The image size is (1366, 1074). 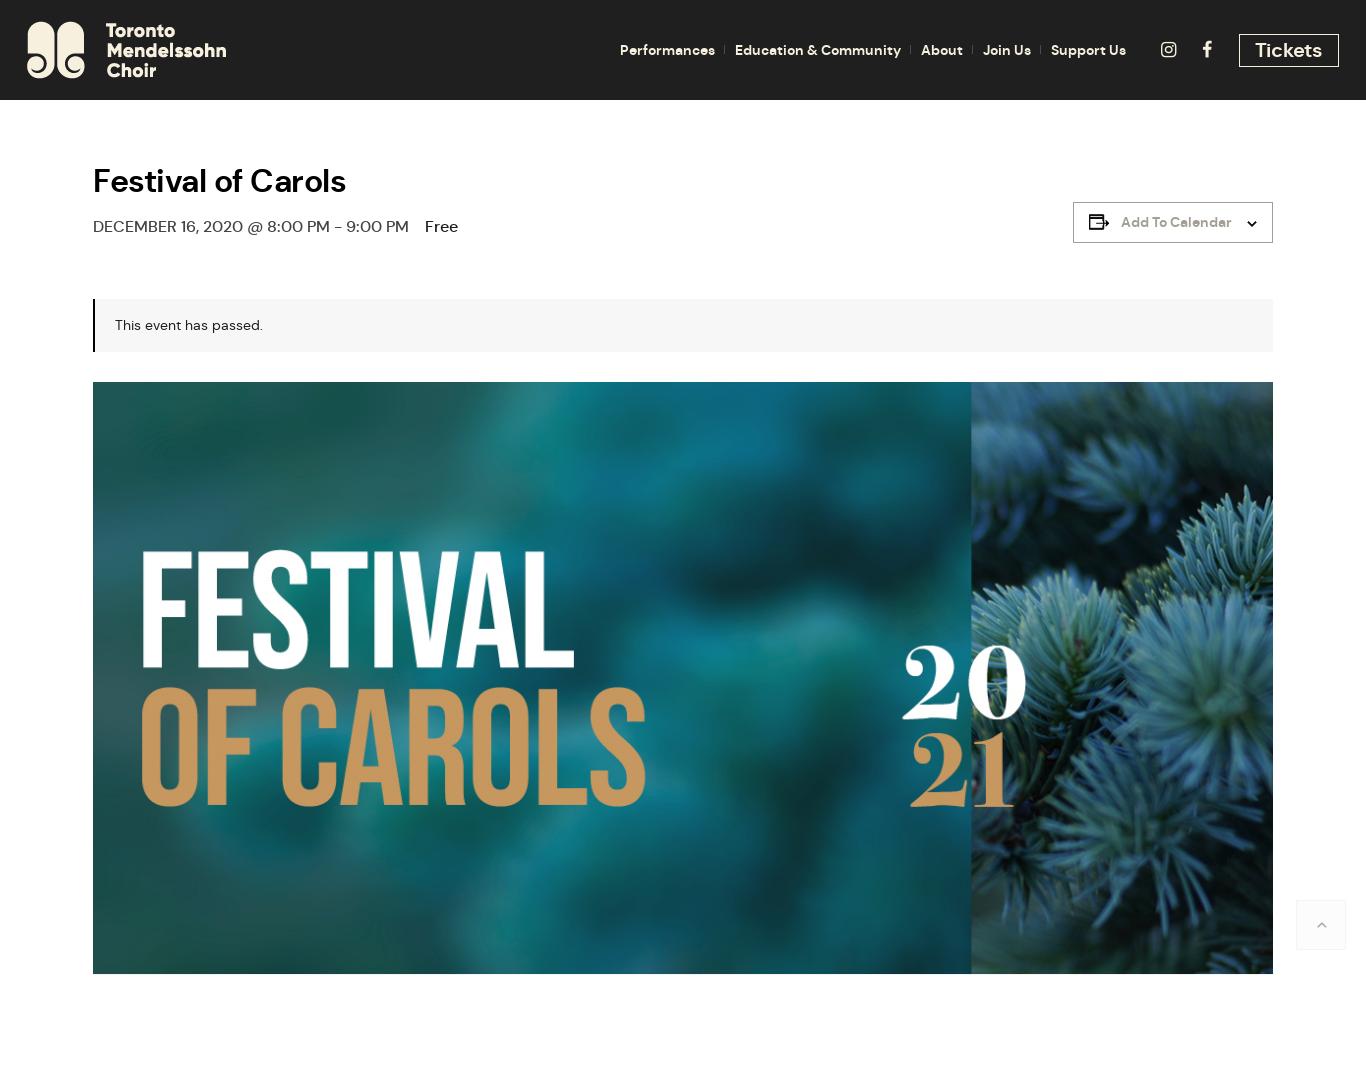 I want to click on 'Sing at Home', so click(x=792, y=380).